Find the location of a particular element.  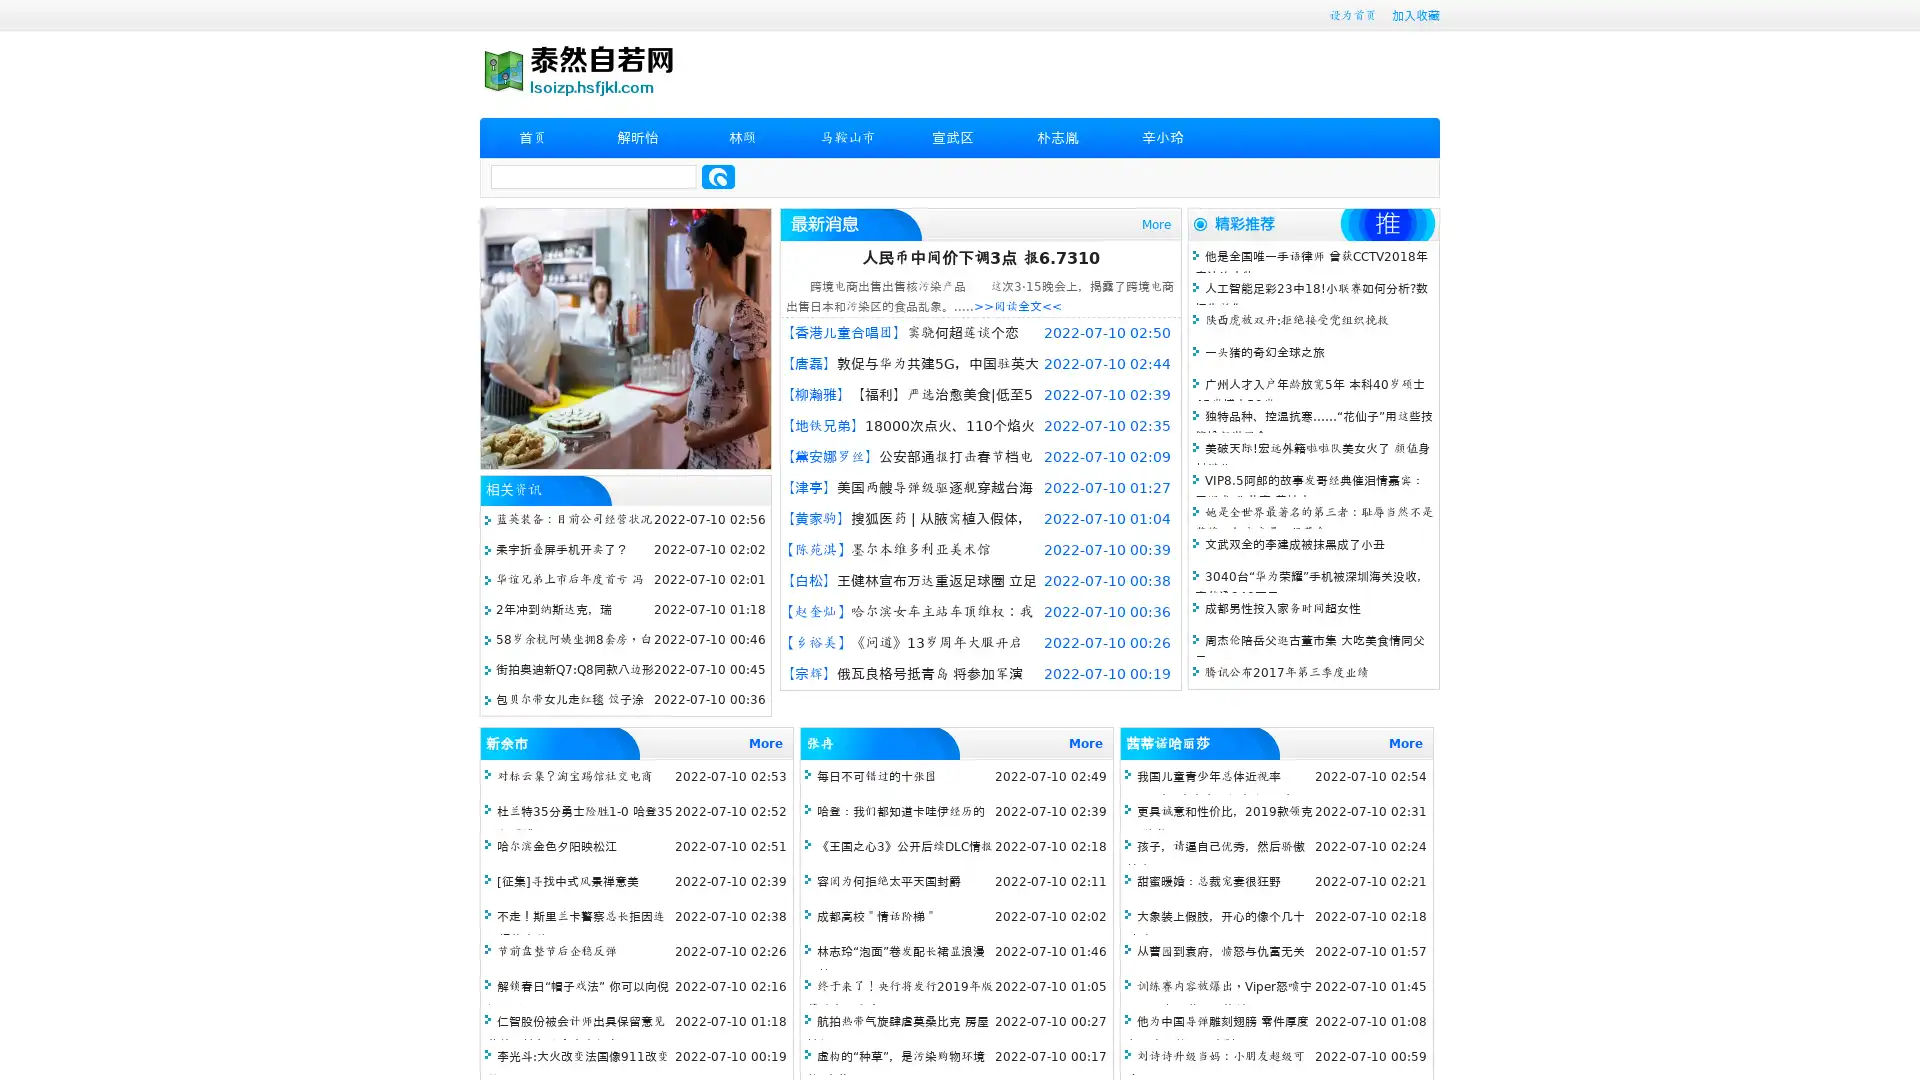

Search is located at coordinates (718, 176).